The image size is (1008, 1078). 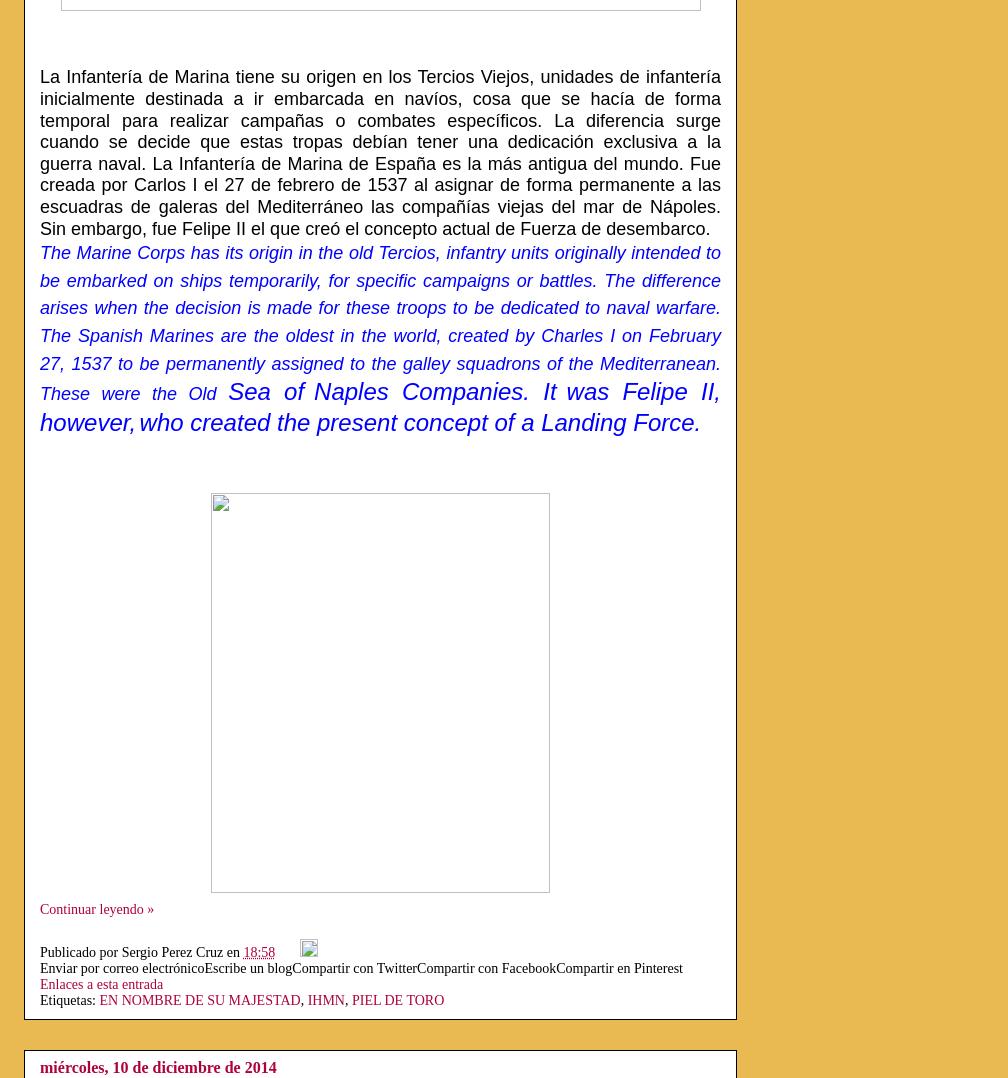 I want to click on 'Compartir con Twitter', so click(x=292, y=967).